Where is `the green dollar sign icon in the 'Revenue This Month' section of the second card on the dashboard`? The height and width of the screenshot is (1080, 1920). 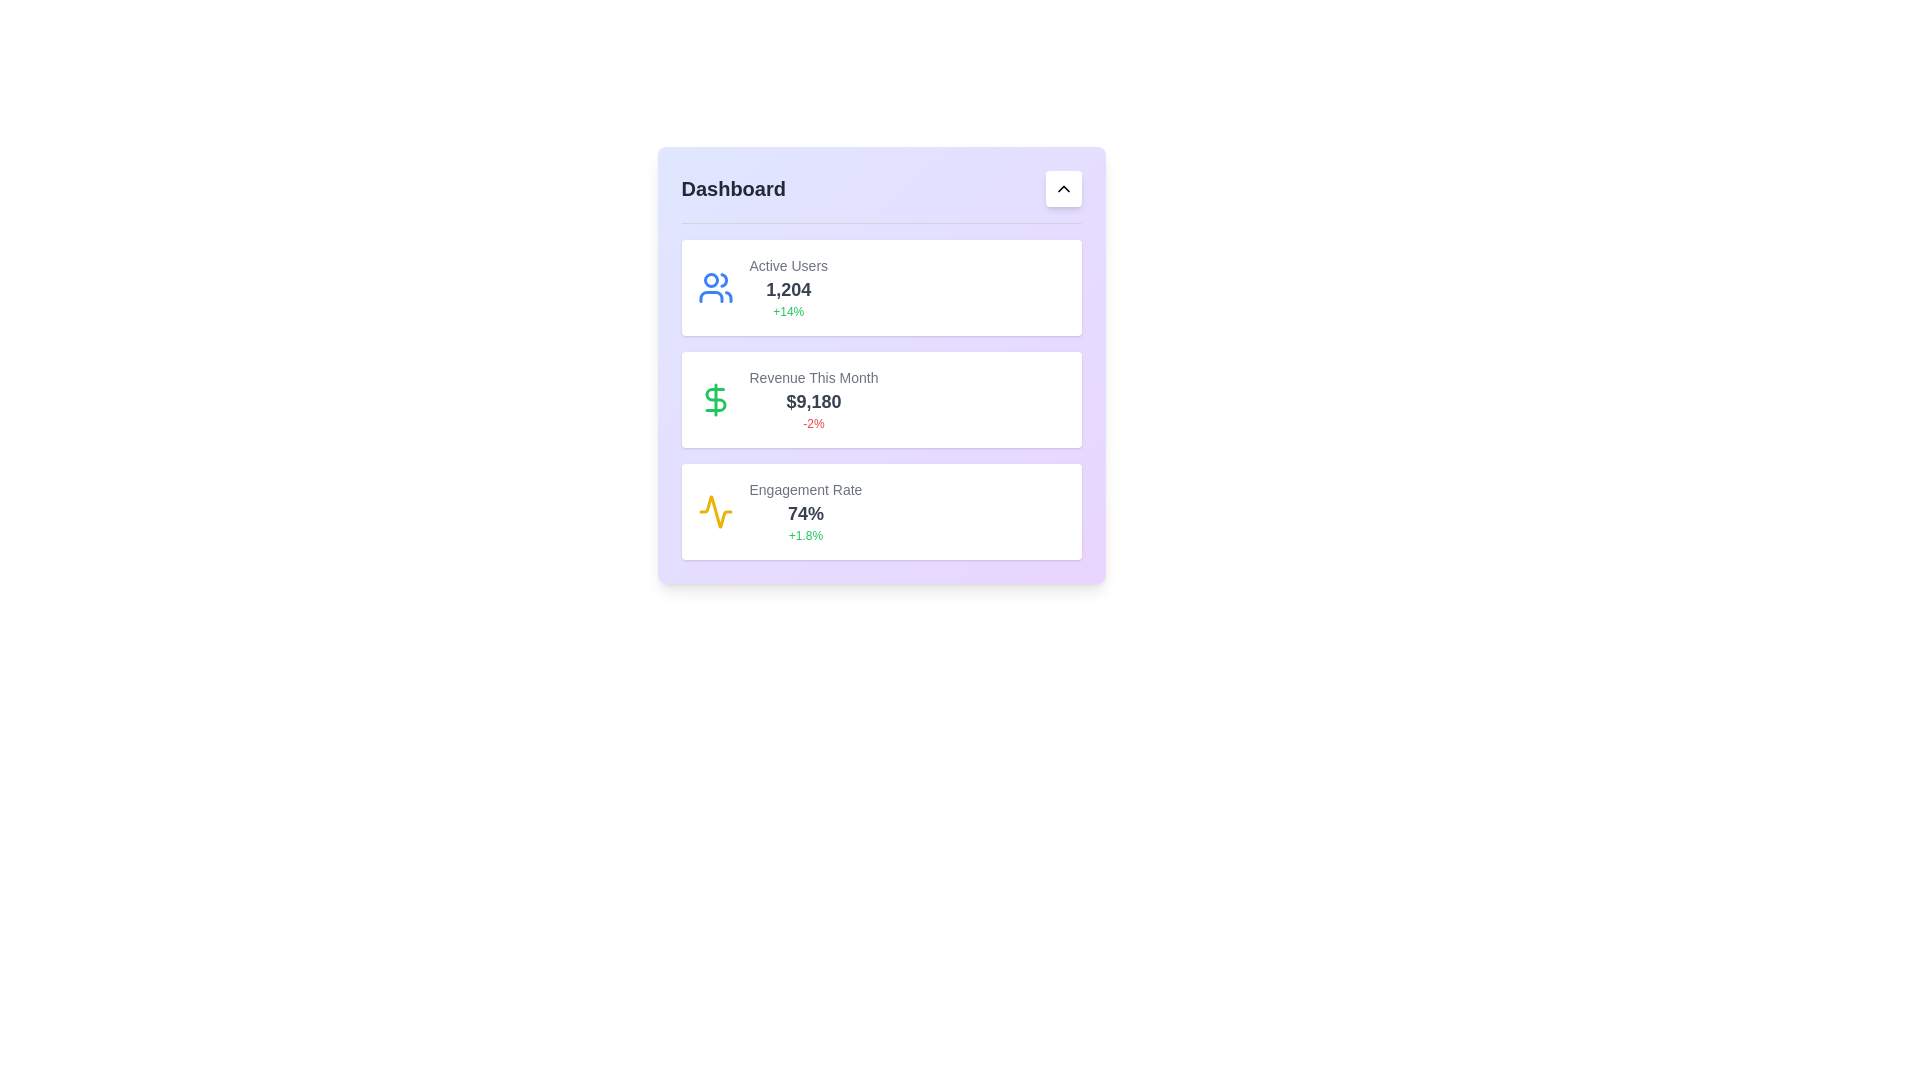
the green dollar sign icon in the 'Revenue This Month' section of the second card on the dashboard is located at coordinates (715, 400).